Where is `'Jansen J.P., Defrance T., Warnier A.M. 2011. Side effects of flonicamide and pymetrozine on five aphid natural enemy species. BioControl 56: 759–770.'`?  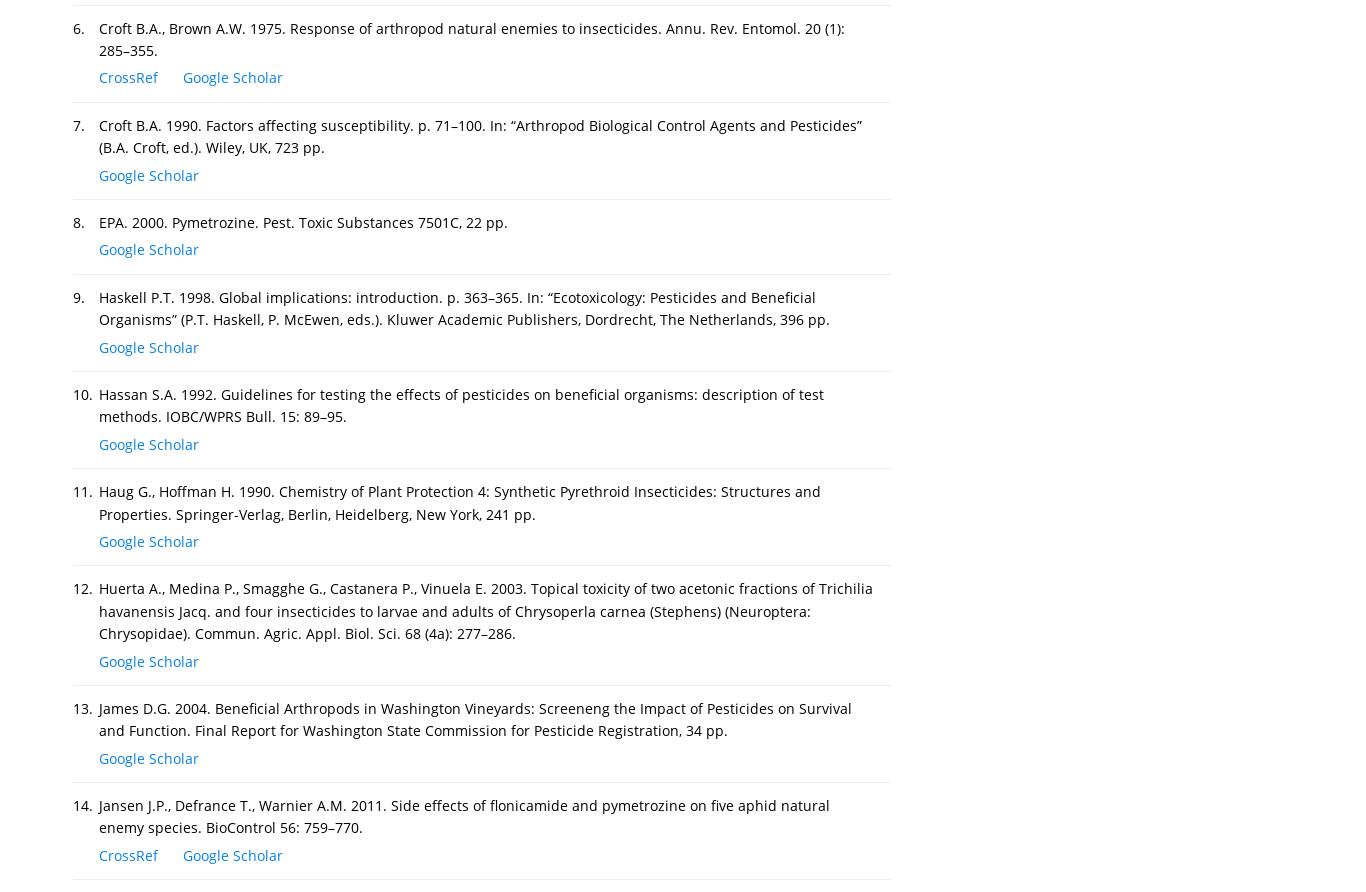
'Jansen J.P., Defrance T., Warnier A.M. 2011. Side effects of flonicamide and pymetrozine on five aphid natural enemy species. BioControl 56: 759–770.' is located at coordinates (464, 815).